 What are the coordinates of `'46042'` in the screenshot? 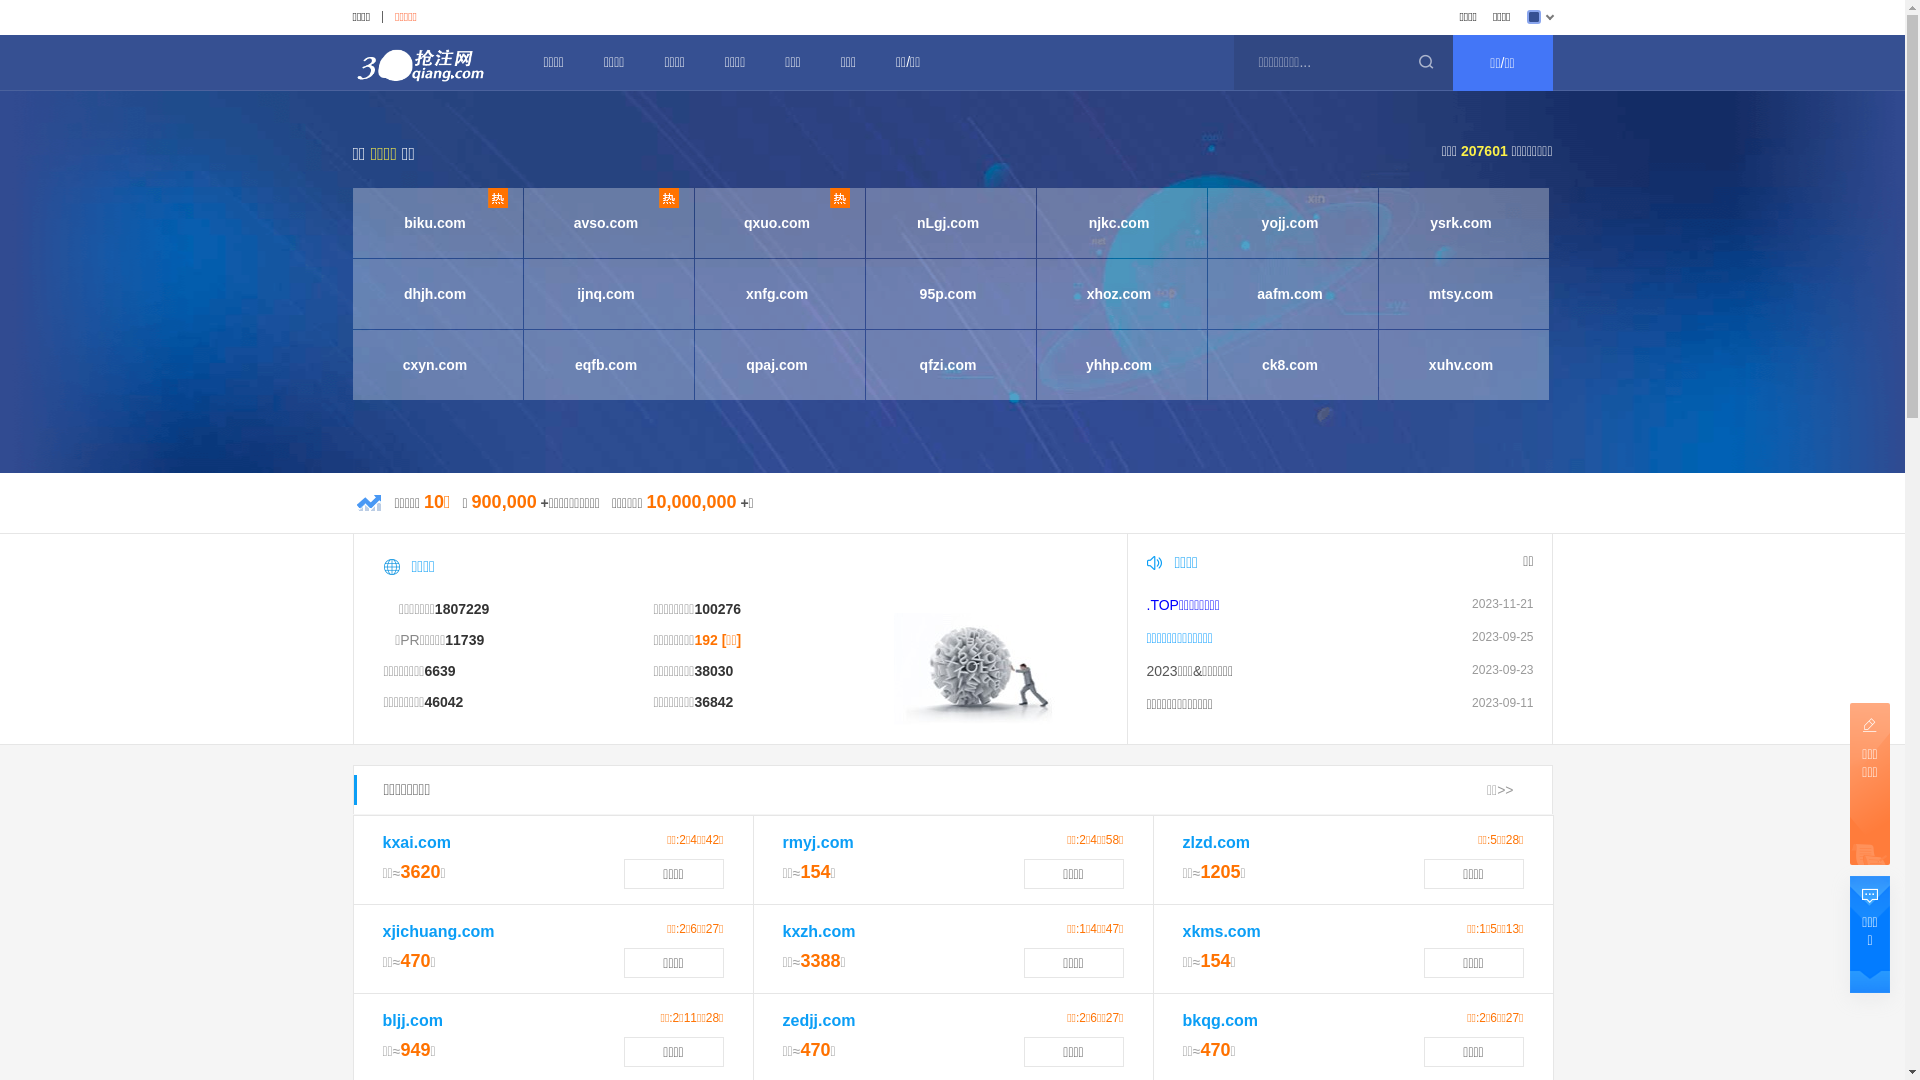 It's located at (442, 701).